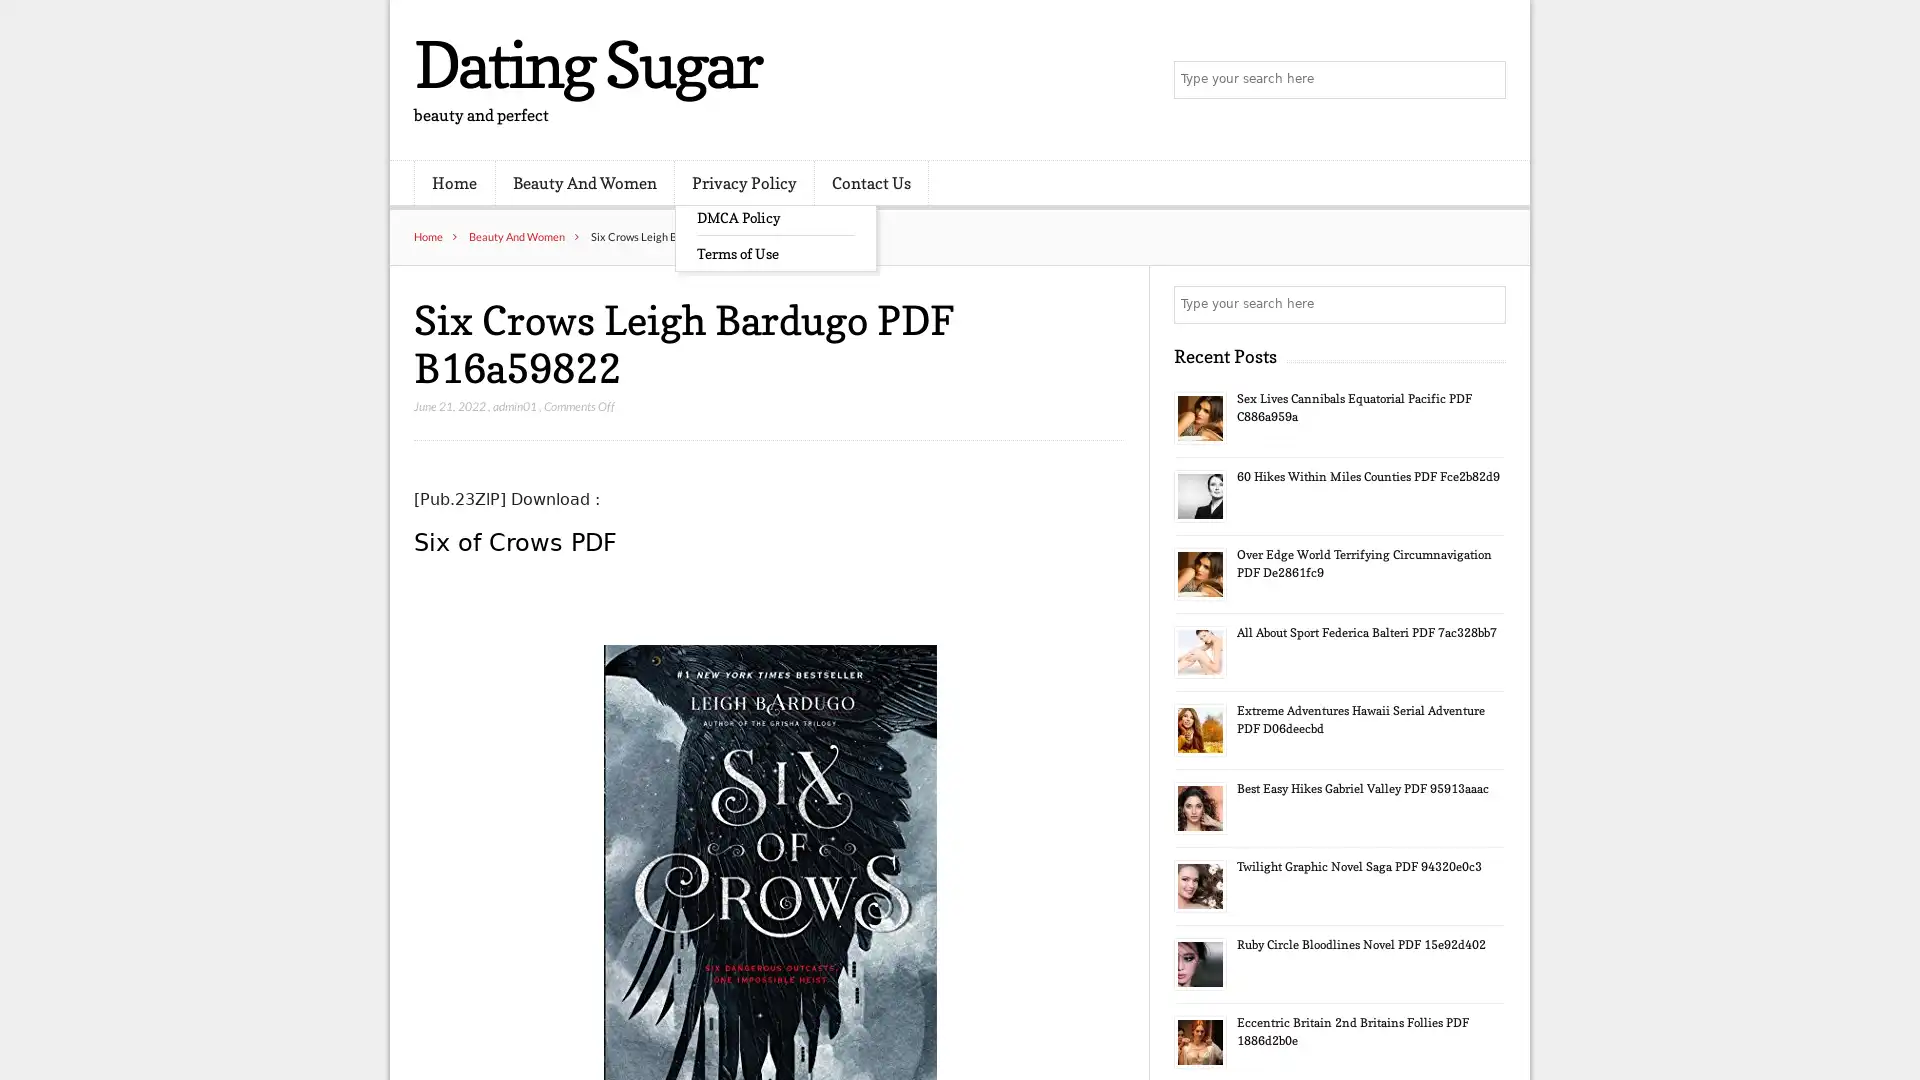 This screenshot has height=1080, width=1920. I want to click on Search, so click(1485, 304).